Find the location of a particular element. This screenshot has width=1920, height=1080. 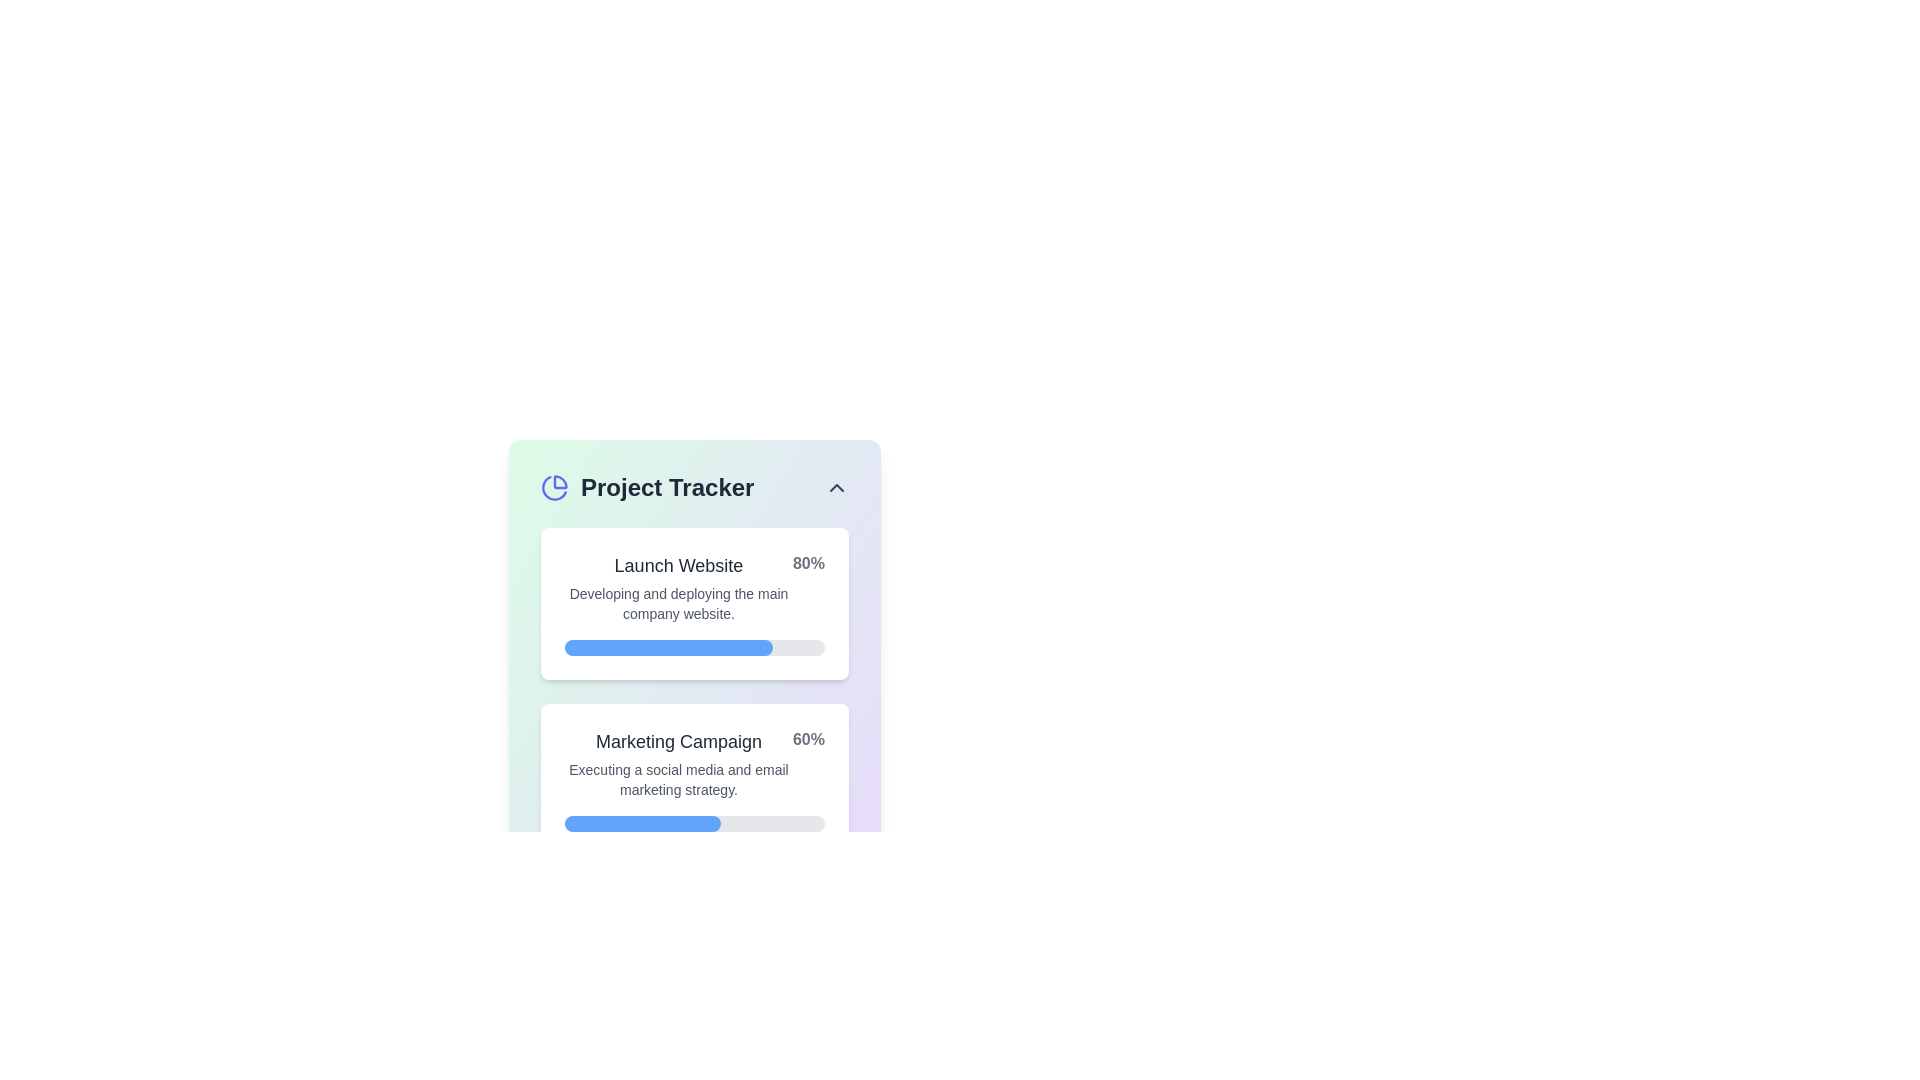

the 'Launch Website' text label, which is prominently displayed in a card-like section of the project tracker interface is located at coordinates (678, 566).